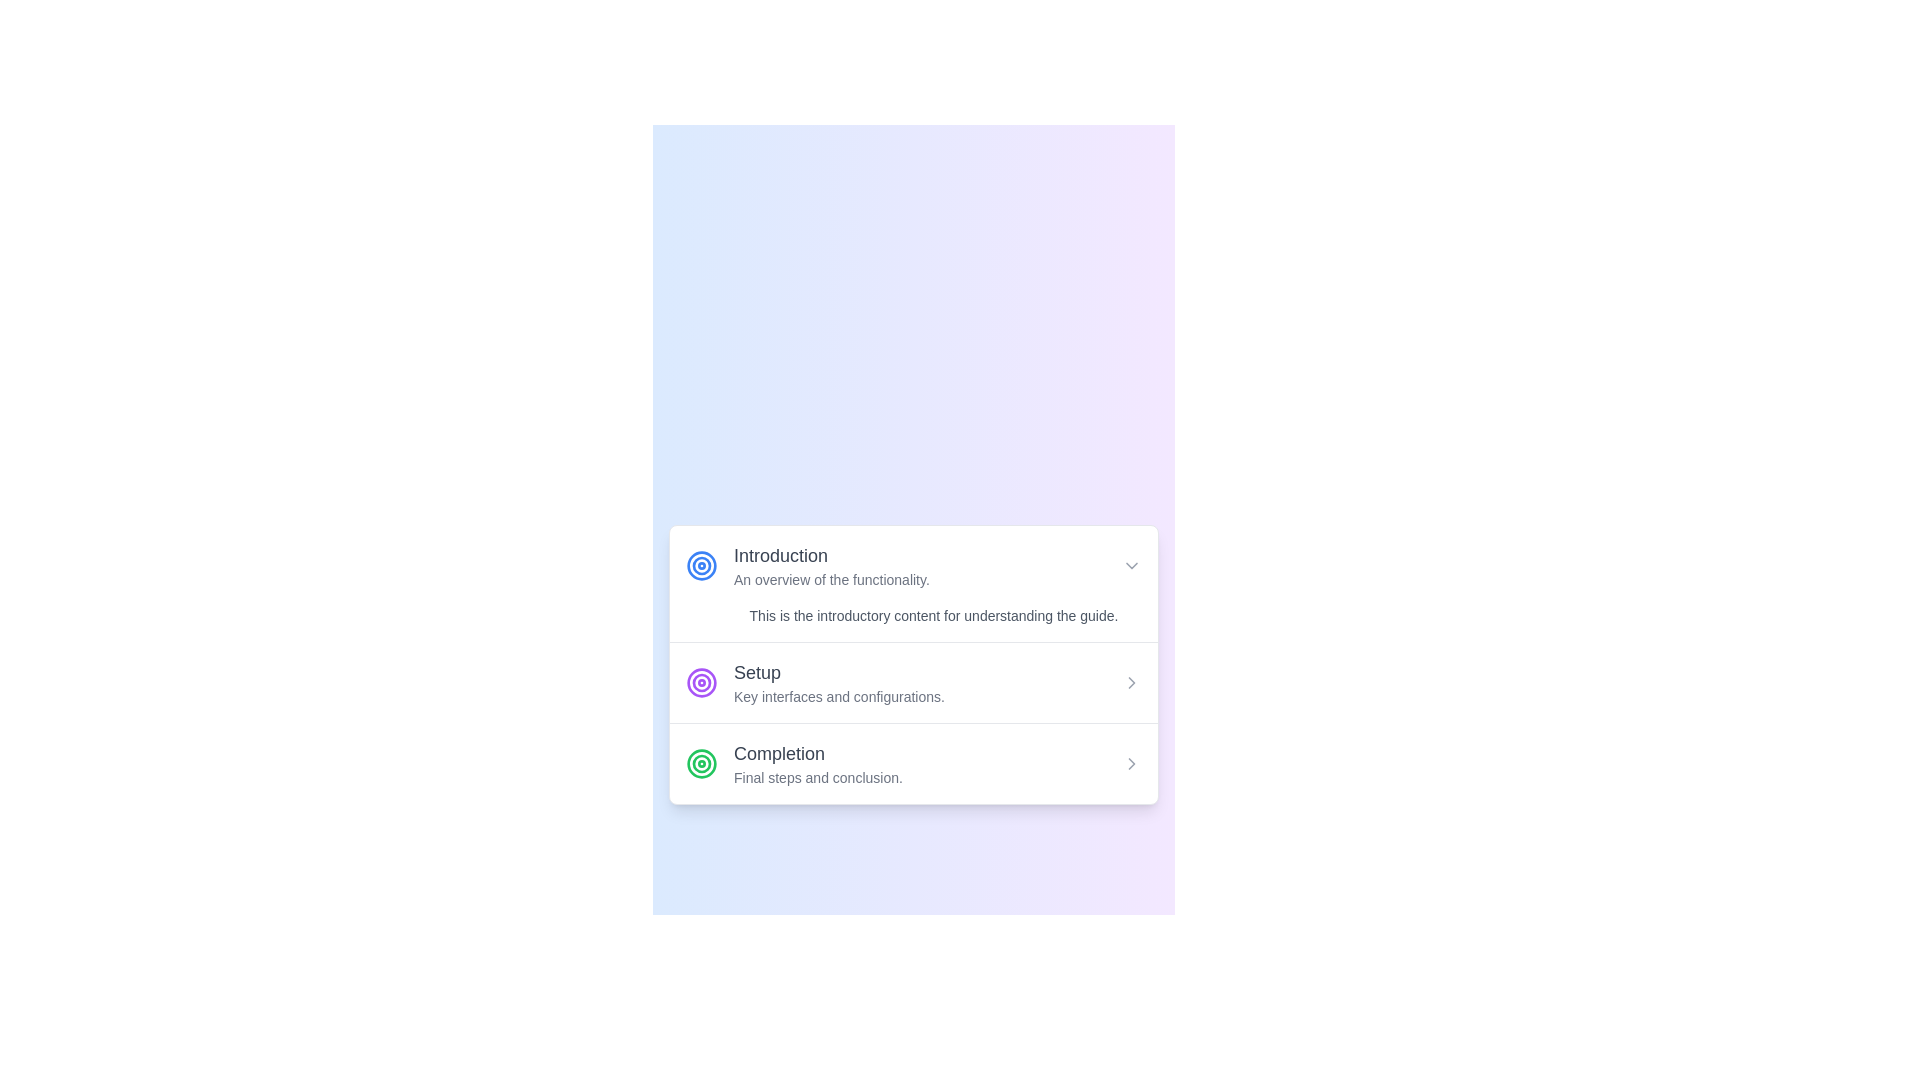  What do you see at coordinates (1132, 681) in the screenshot?
I see `the right-pointing arrow icon in the 'Setup' row, which is styled as a vector graphic with smooth lines` at bounding box center [1132, 681].